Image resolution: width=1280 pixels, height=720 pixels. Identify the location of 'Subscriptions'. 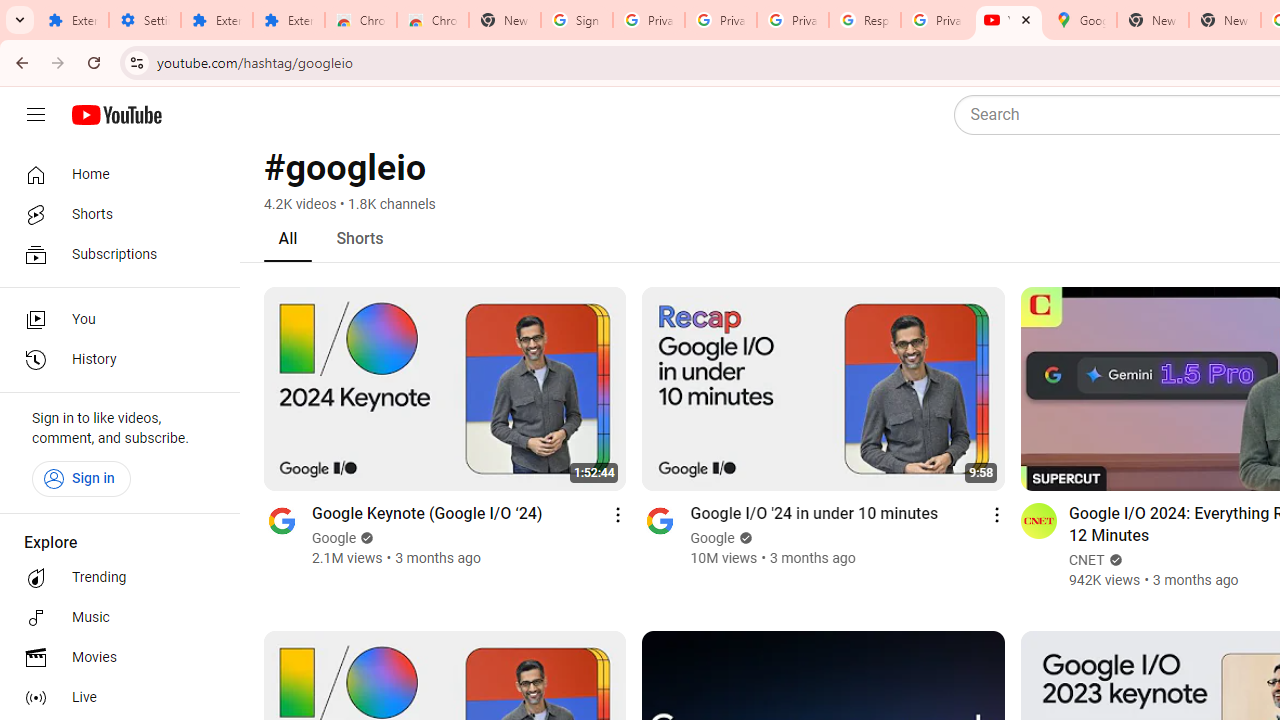
(112, 253).